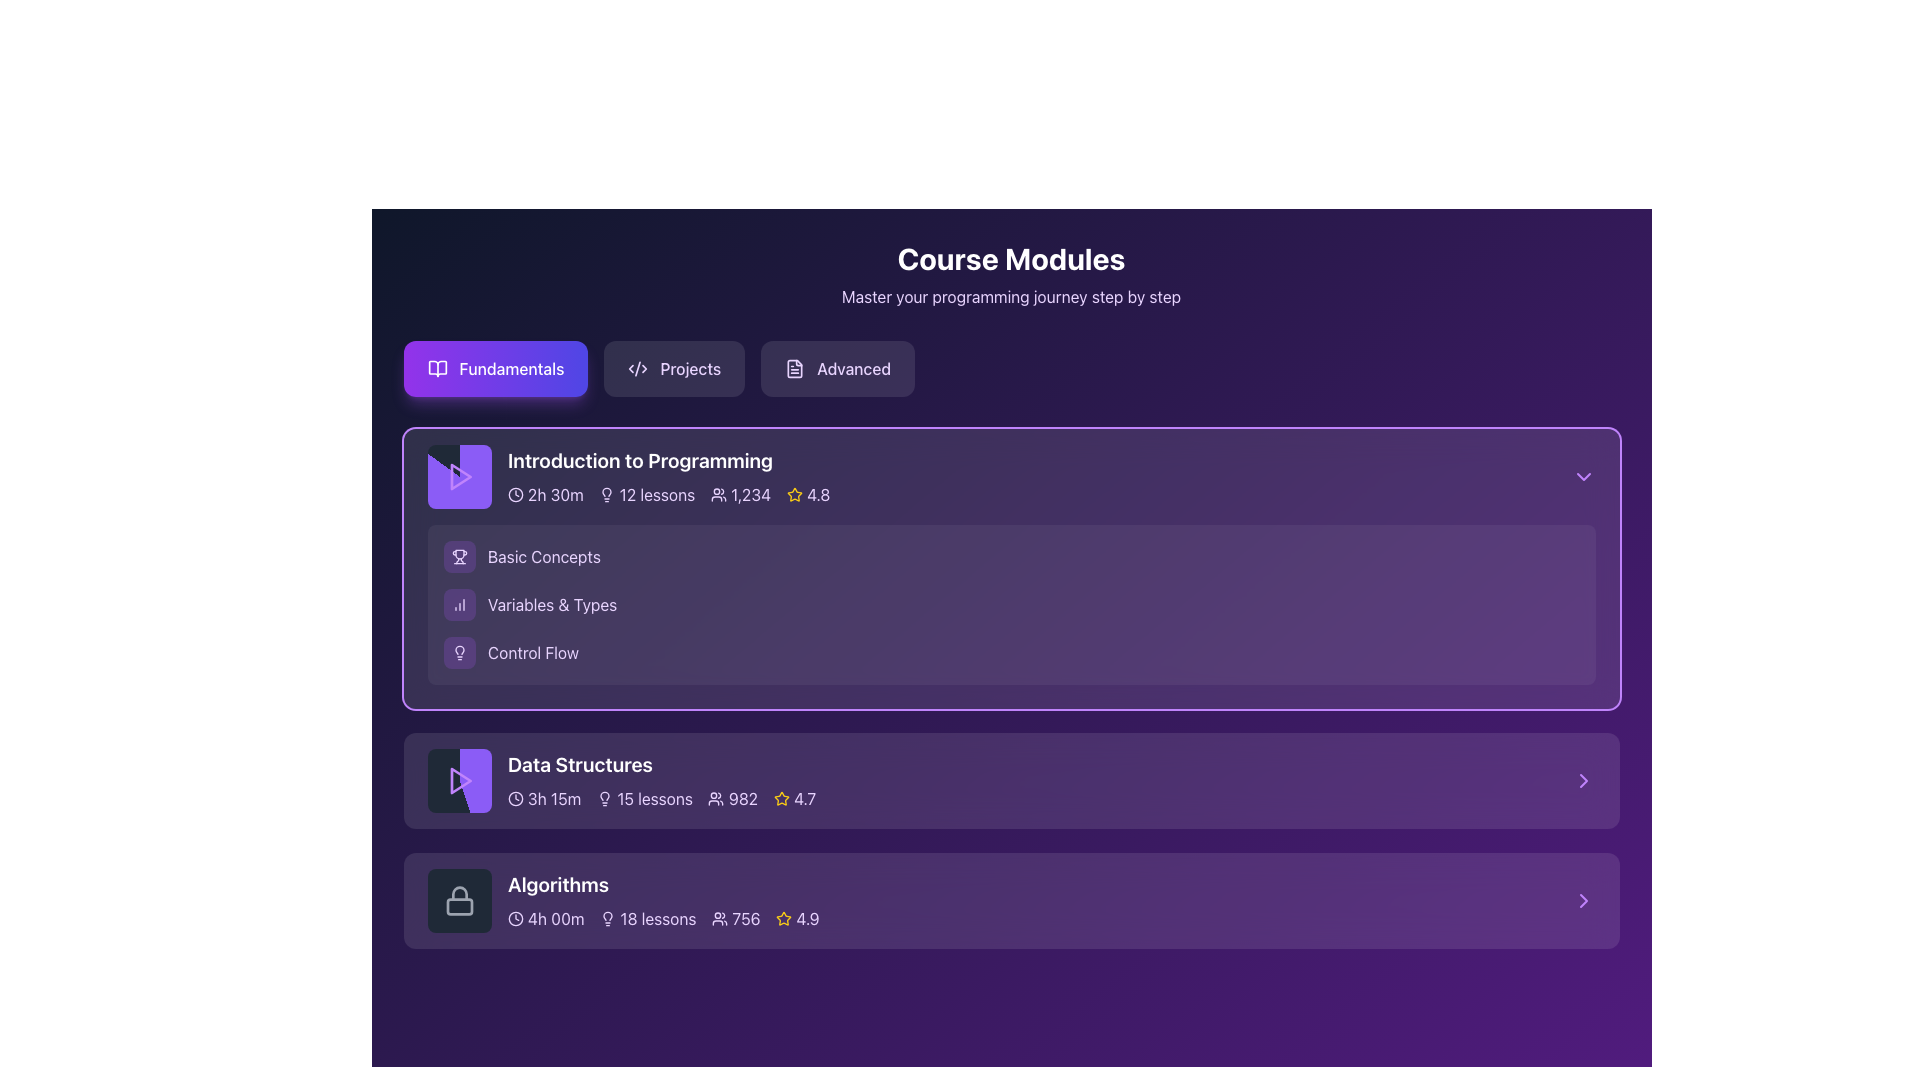 The width and height of the screenshot is (1920, 1080). Describe the element at coordinates (718, 494) in the screenshot. I see `the user indicator icon located to the left of the number '1,234' within the 'Introduction to Programming' card, which visually indicates the number of participants` at that location.